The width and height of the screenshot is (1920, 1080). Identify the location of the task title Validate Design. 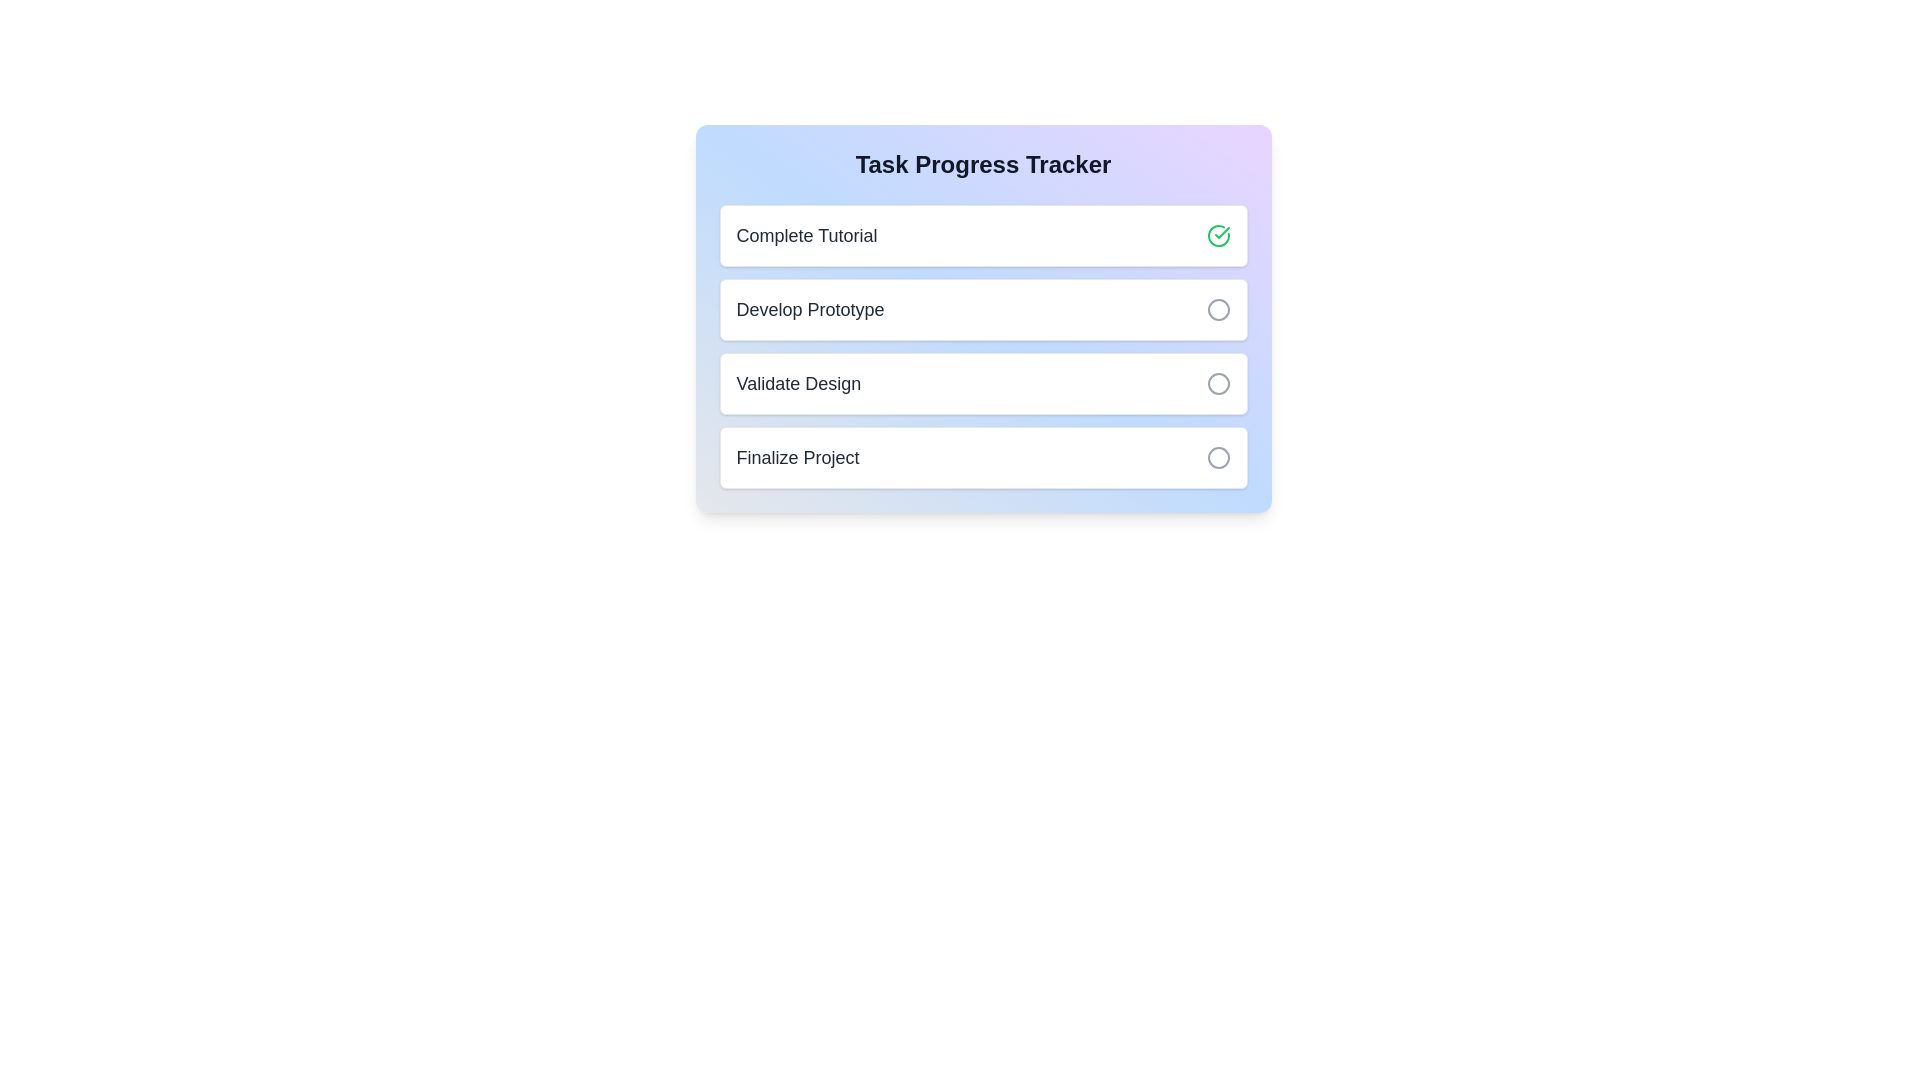
(796, 384).